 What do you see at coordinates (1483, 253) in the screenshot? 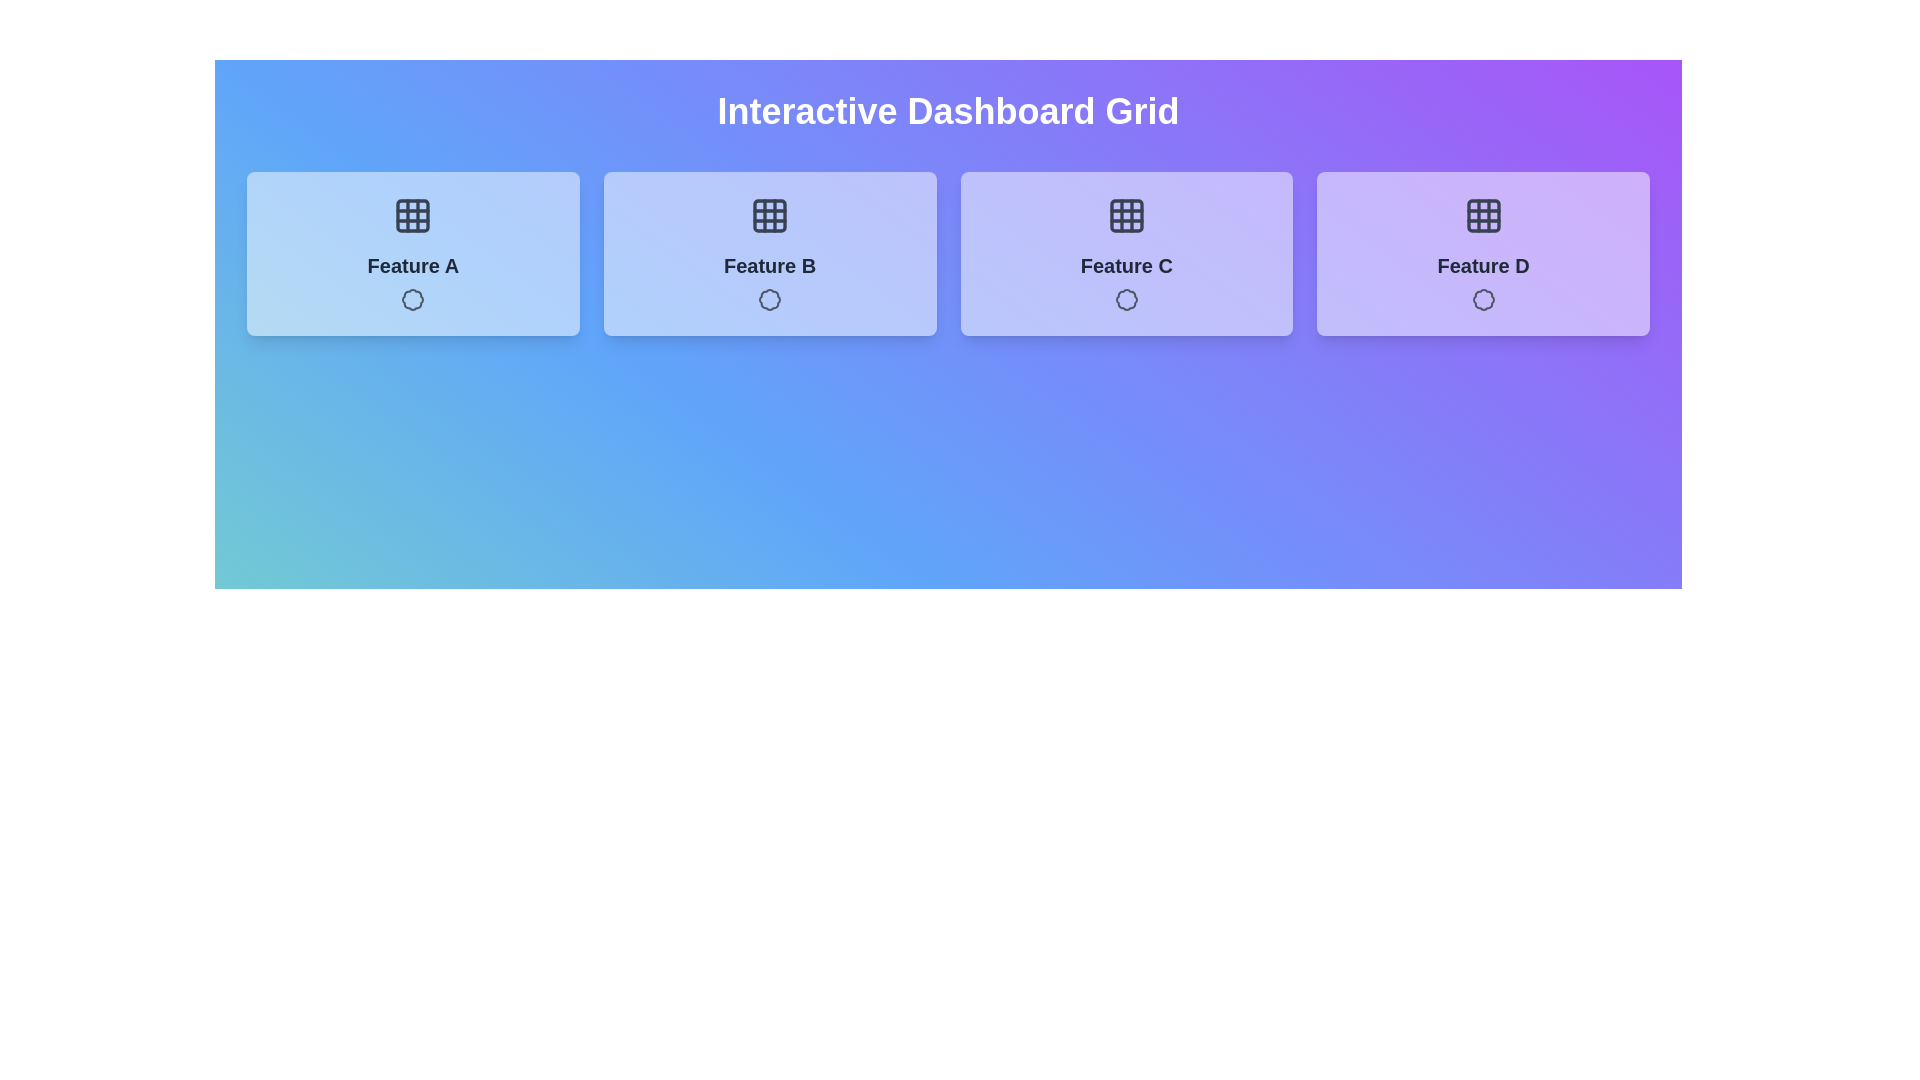
I see `the 'Feature D' card widget, which has a grid icon at the top and an 'Interactive' badge at the bottom, located in the fourth position from the left in a grid layout` at bounding box center [1483, 253].